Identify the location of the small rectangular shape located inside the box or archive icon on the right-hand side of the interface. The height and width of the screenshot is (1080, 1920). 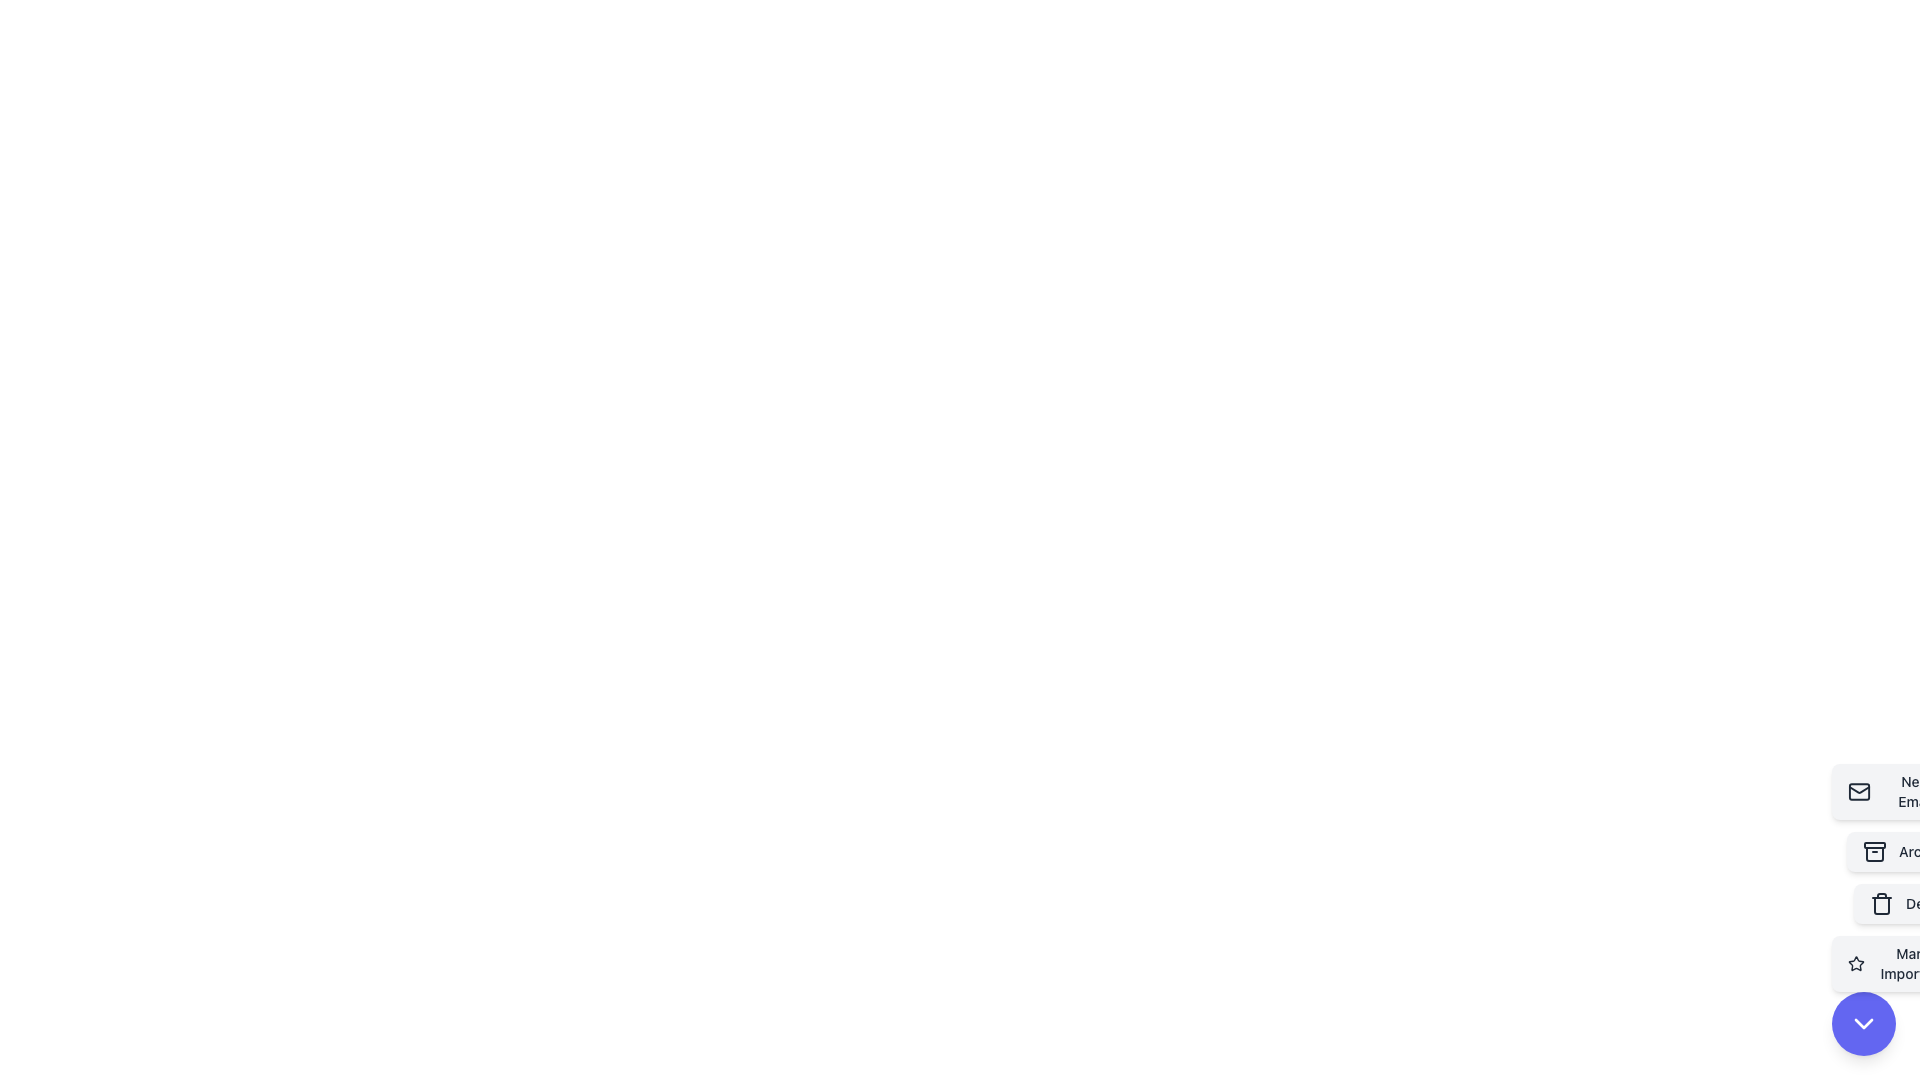
(1874, 845).